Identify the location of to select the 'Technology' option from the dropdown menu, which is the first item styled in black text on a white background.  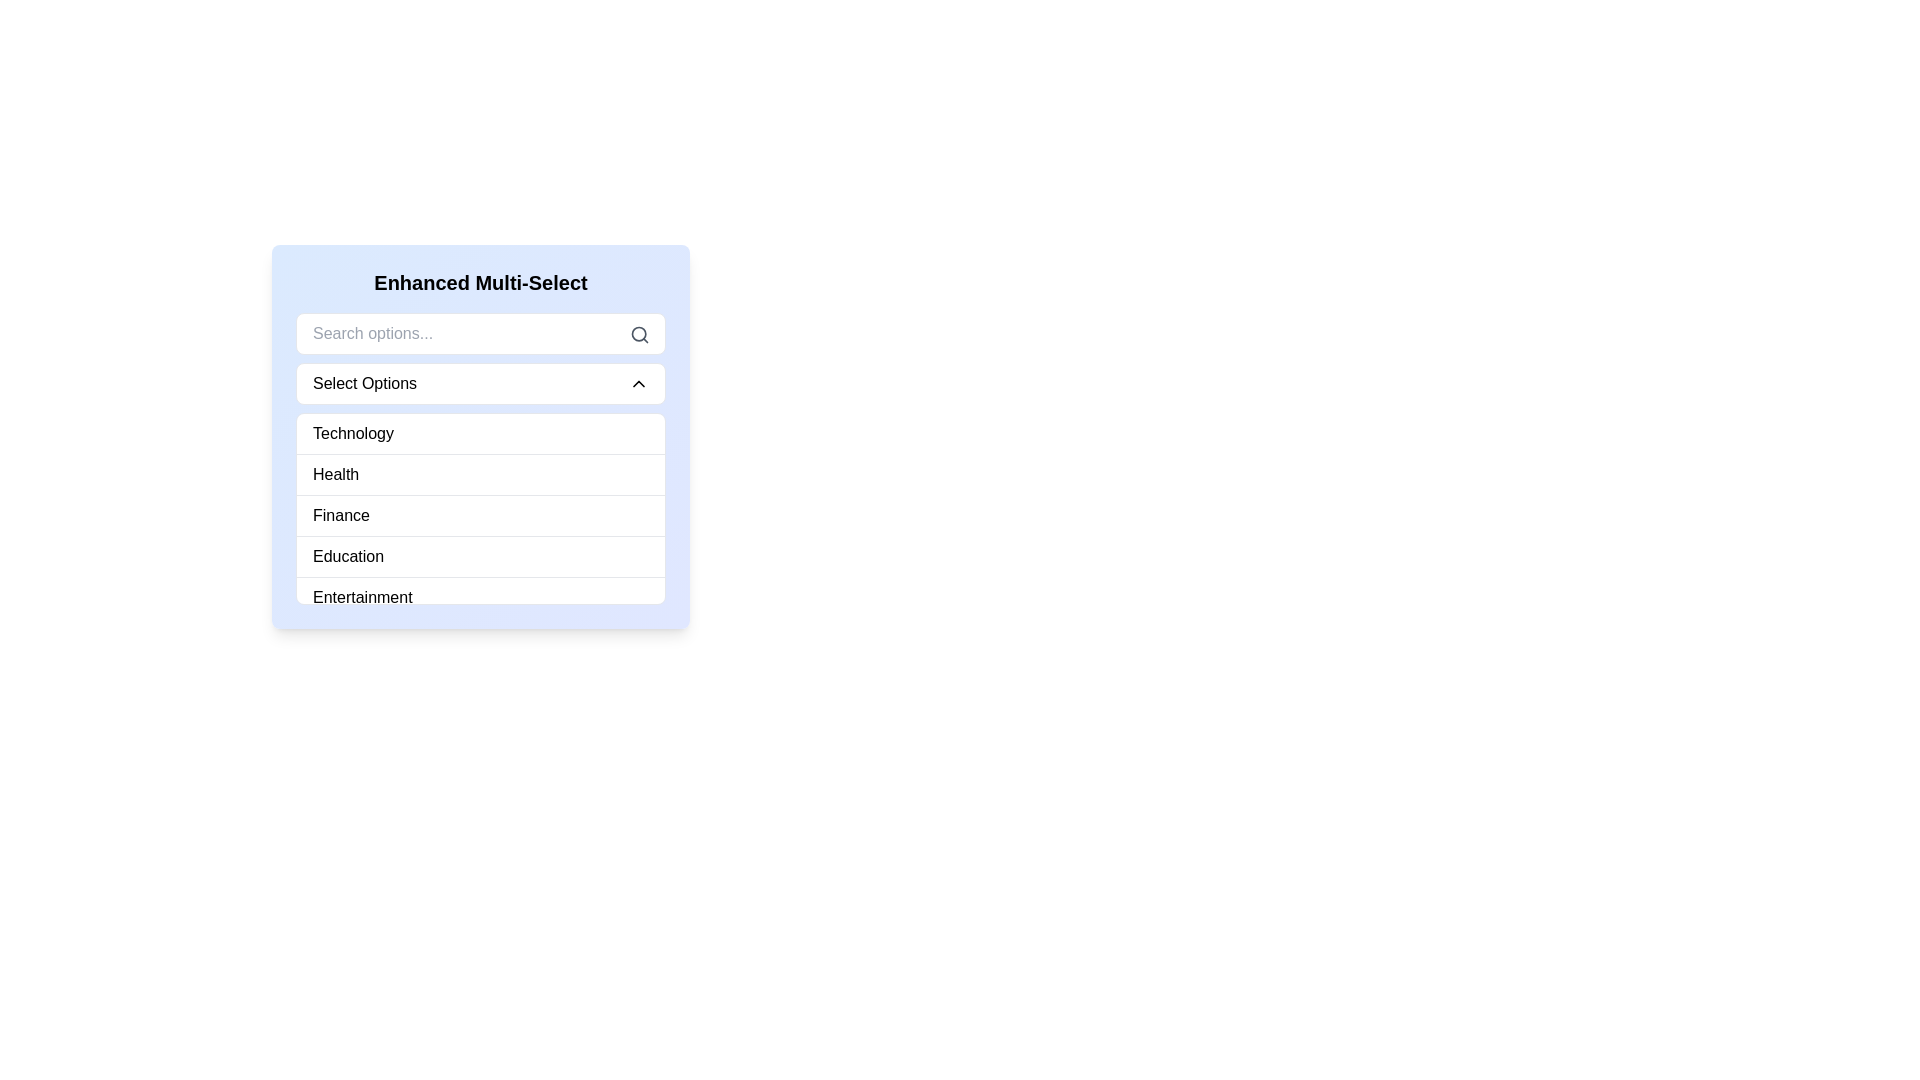
(353, 433).